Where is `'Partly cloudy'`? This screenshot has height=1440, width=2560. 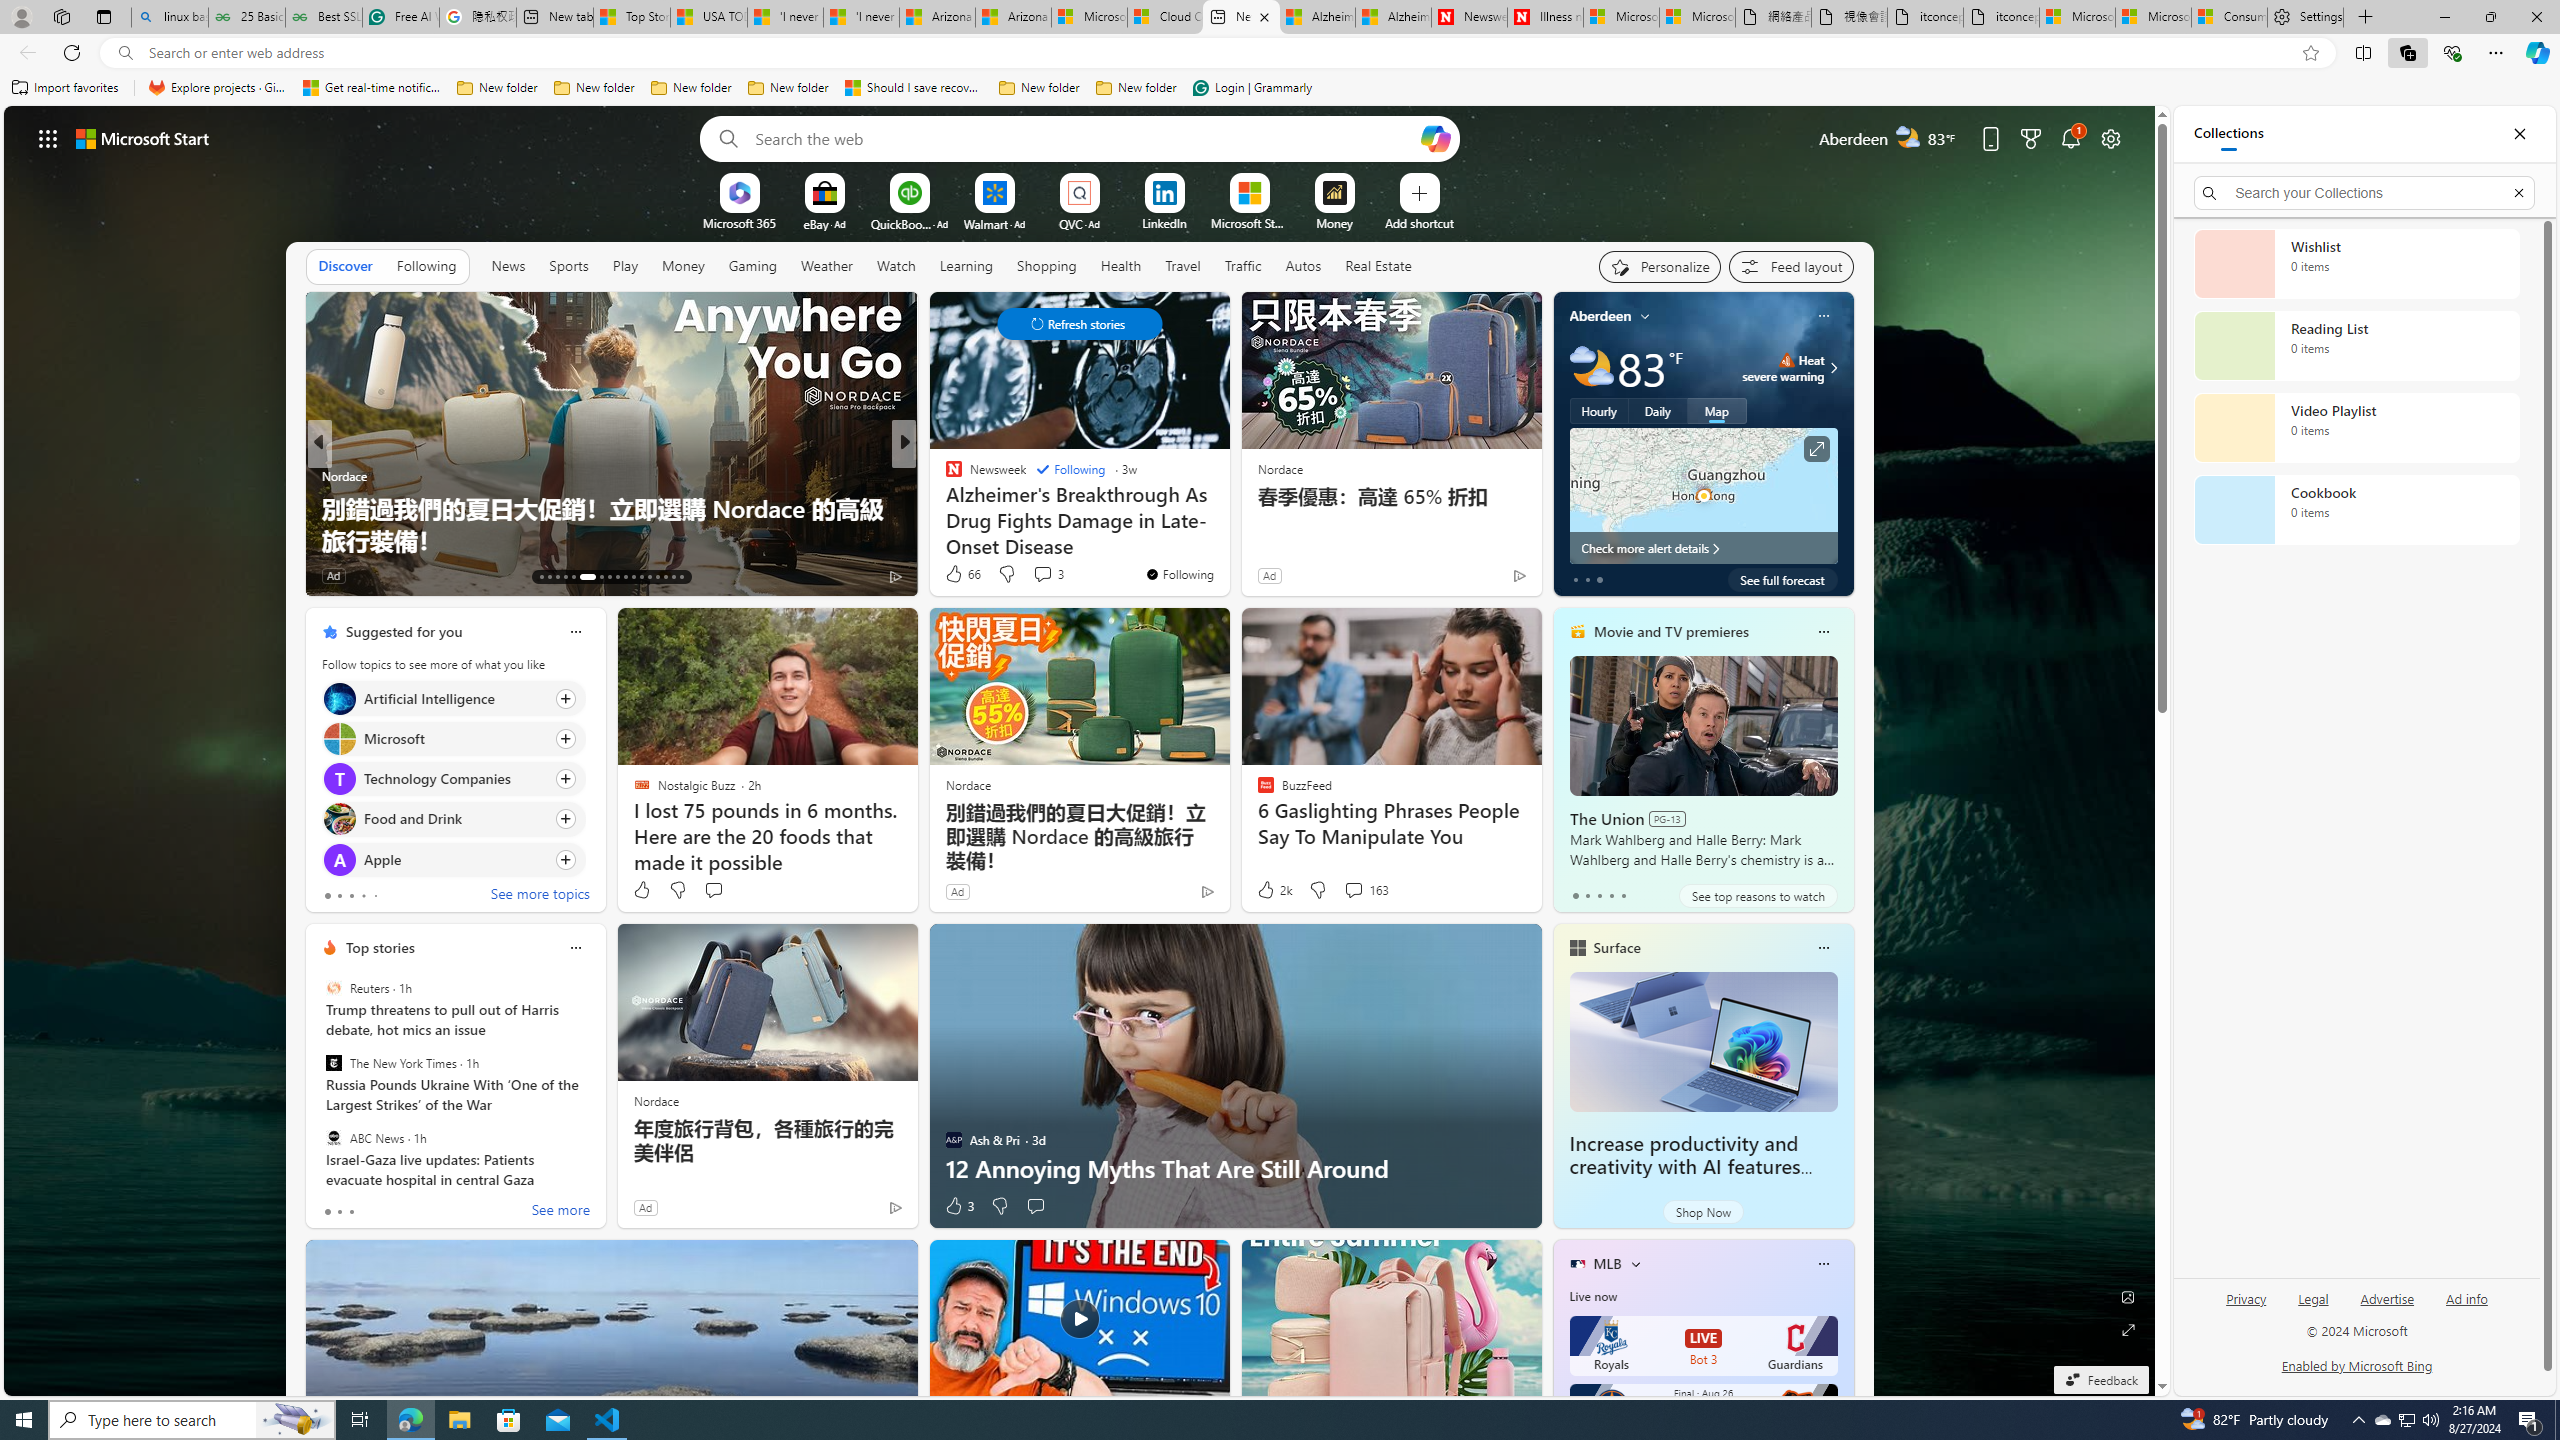 'Partly cloudy' is located at coordinates (1590, 367).